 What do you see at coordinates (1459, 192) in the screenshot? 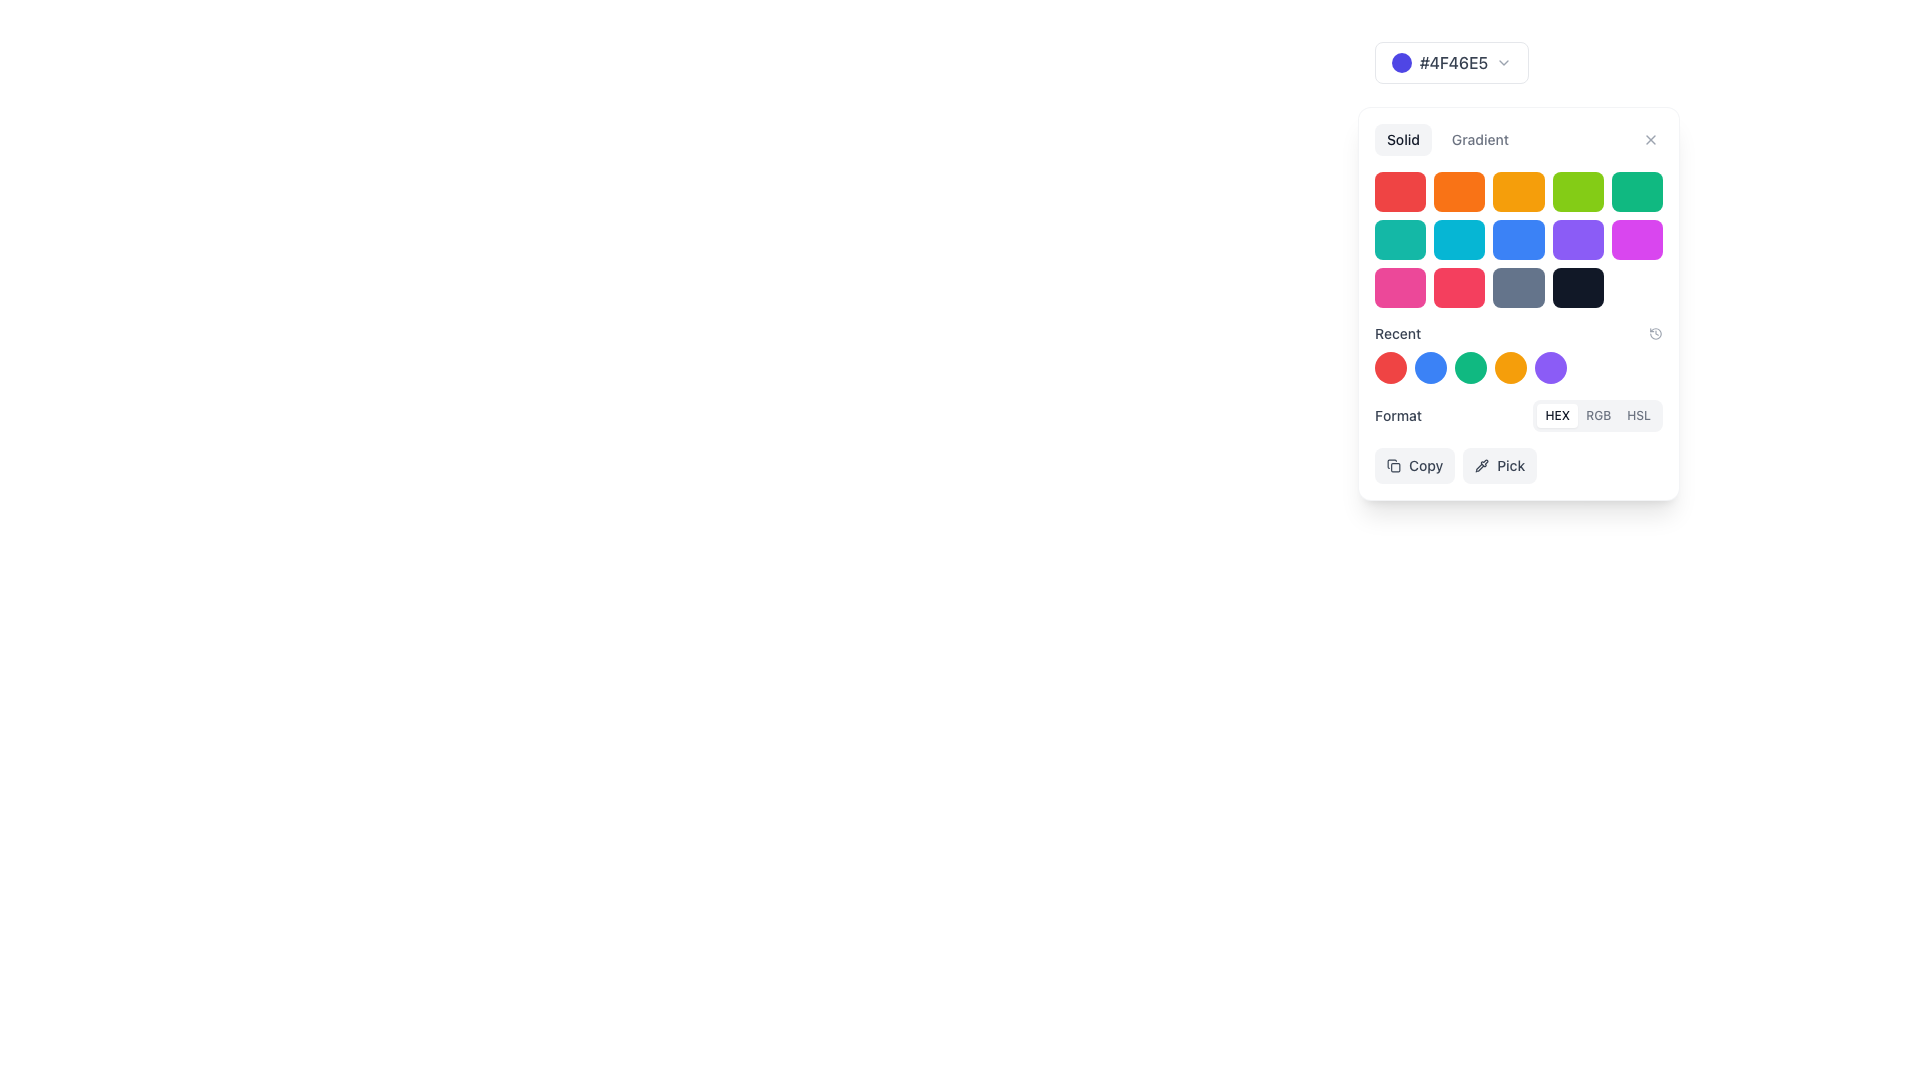
I see `the rectangular button with rounded edges and a solid orange background` at bounding box center [1459, 192].